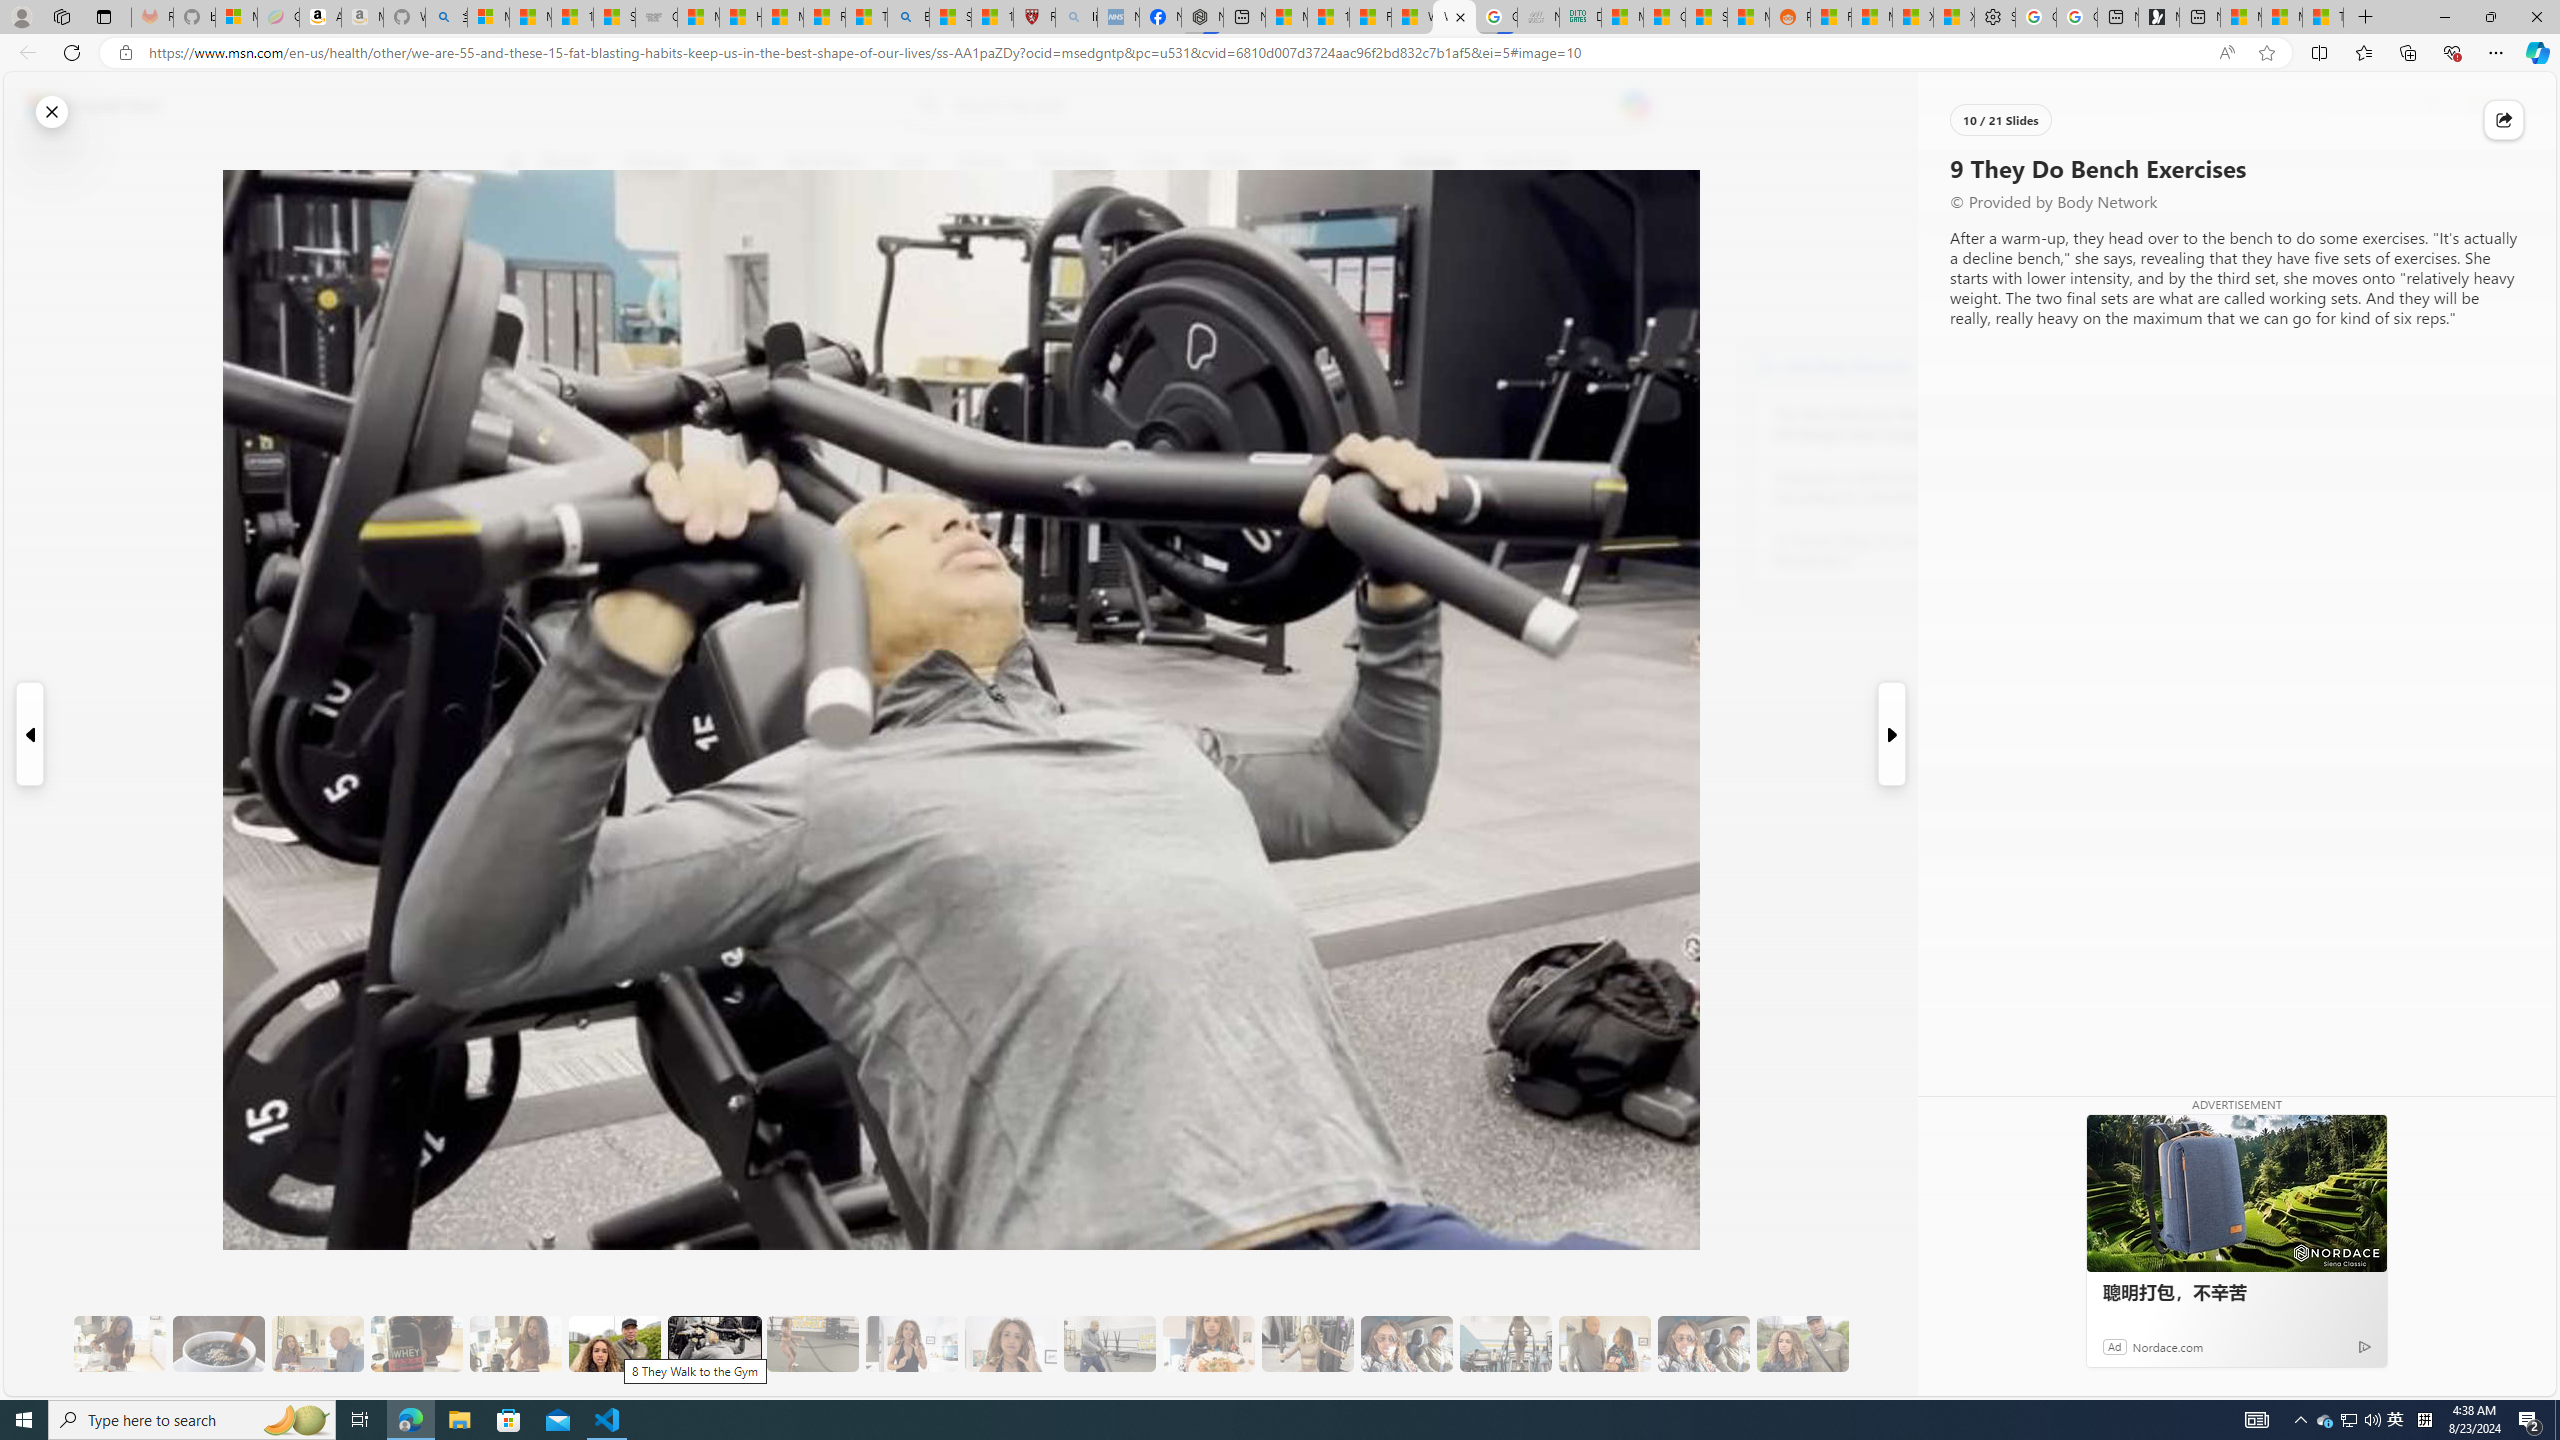 This screenshot has height=1440, width=2560. Describe the element at coordinates (1207, 1344) in the screenshot. I see `'14 They Have Salmon and Veggies for Dinner'` at that location.